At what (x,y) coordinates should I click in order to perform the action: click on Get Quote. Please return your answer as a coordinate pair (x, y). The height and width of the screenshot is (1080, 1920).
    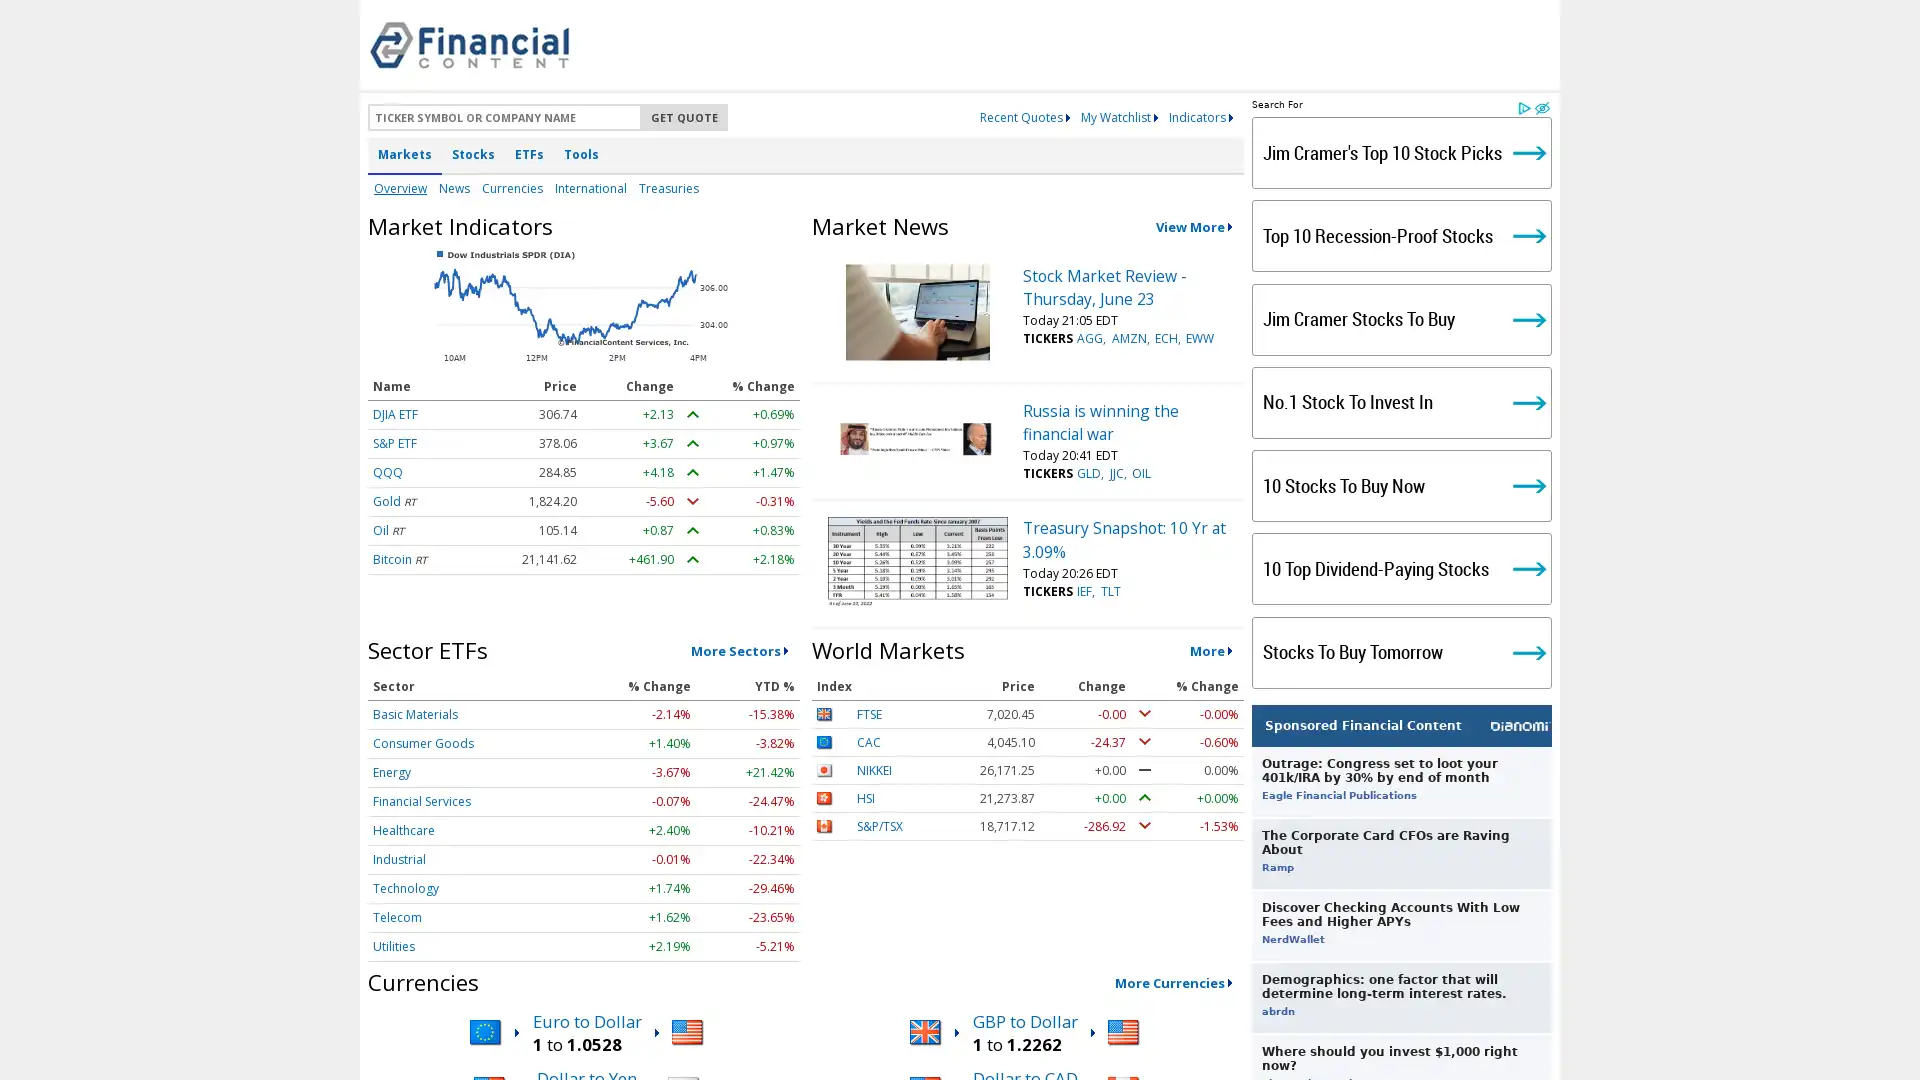
    Looking at the image, I should click on (684, 117).